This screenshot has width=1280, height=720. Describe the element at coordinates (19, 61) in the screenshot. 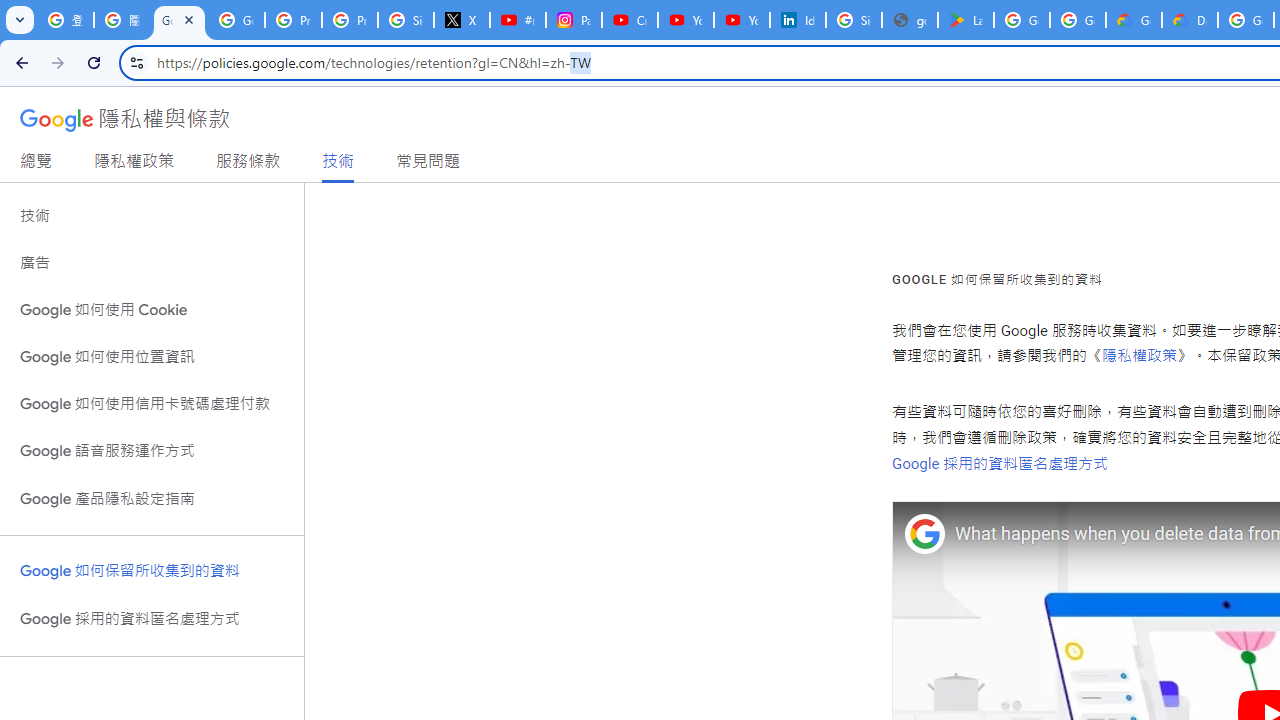

I see `'Back'` at that location.